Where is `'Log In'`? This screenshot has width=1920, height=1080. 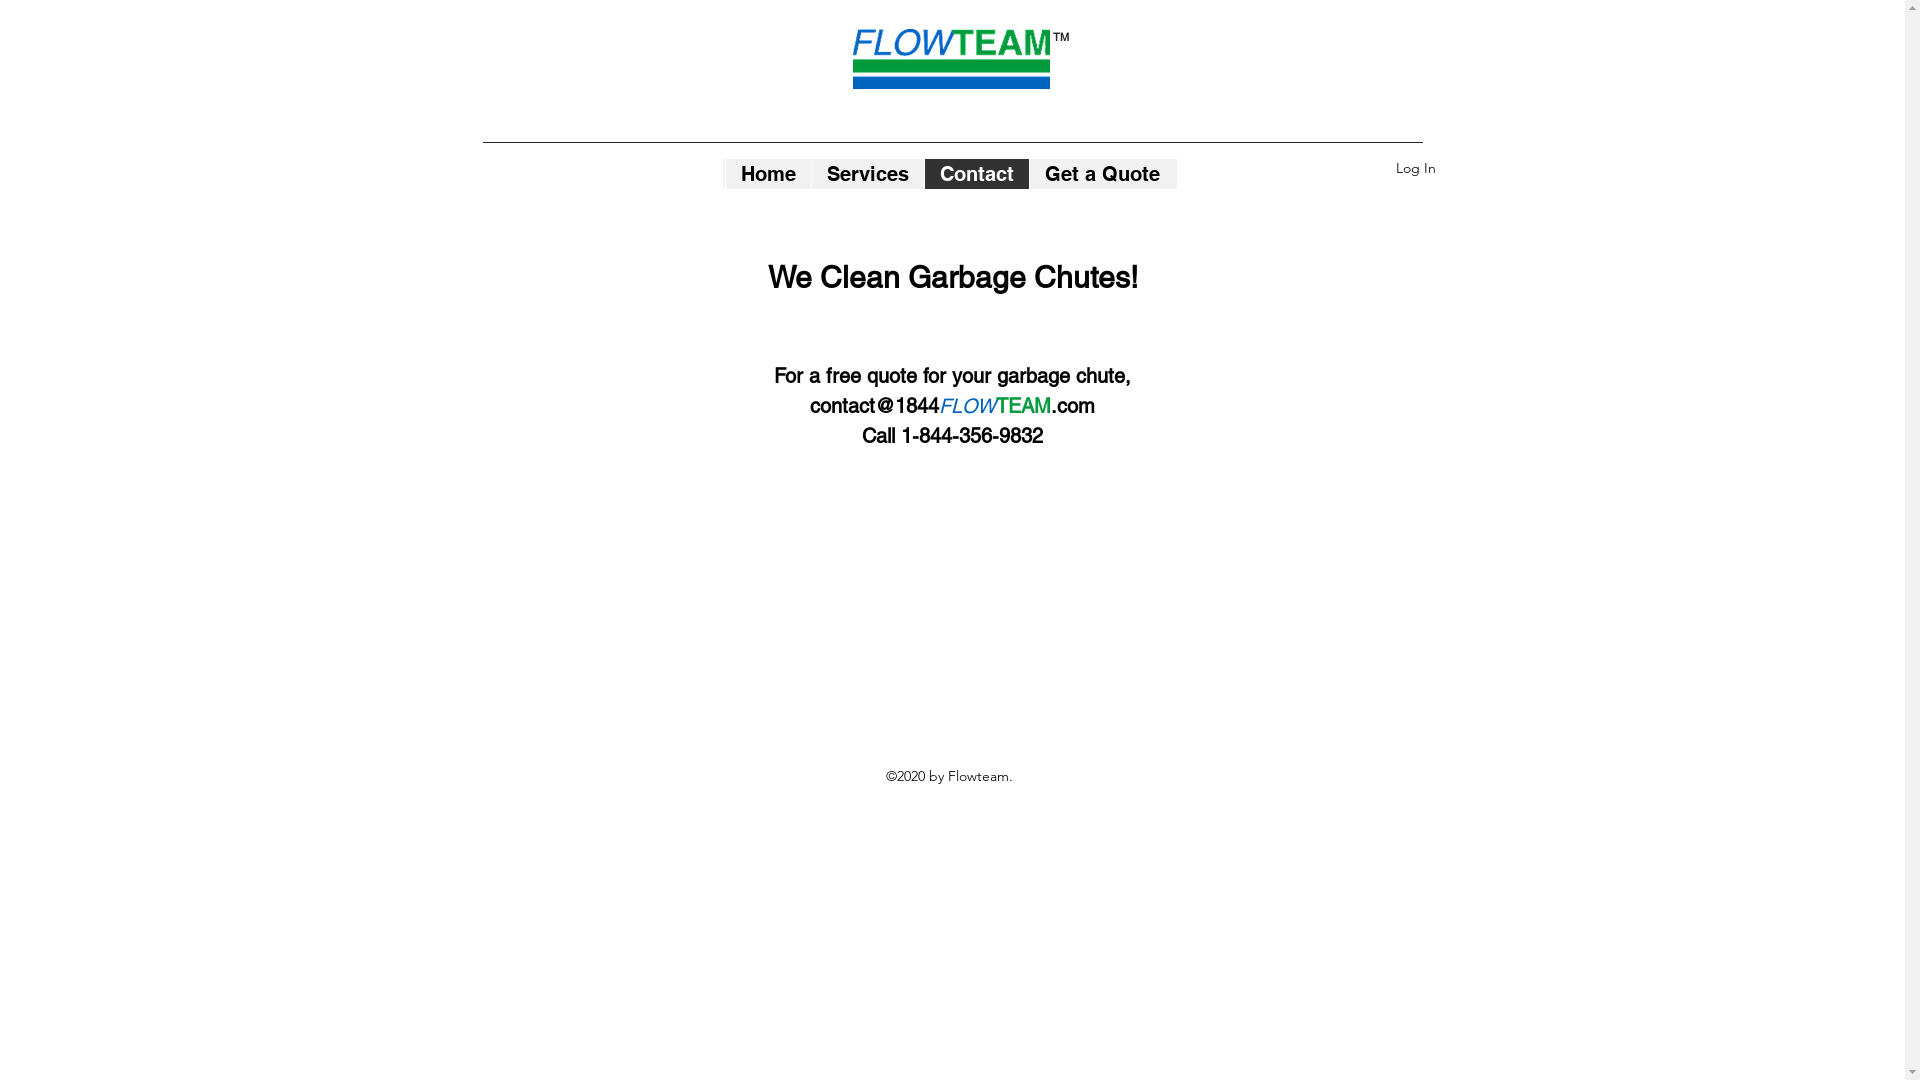
'Log In' is located at coordinates (1415, 167).